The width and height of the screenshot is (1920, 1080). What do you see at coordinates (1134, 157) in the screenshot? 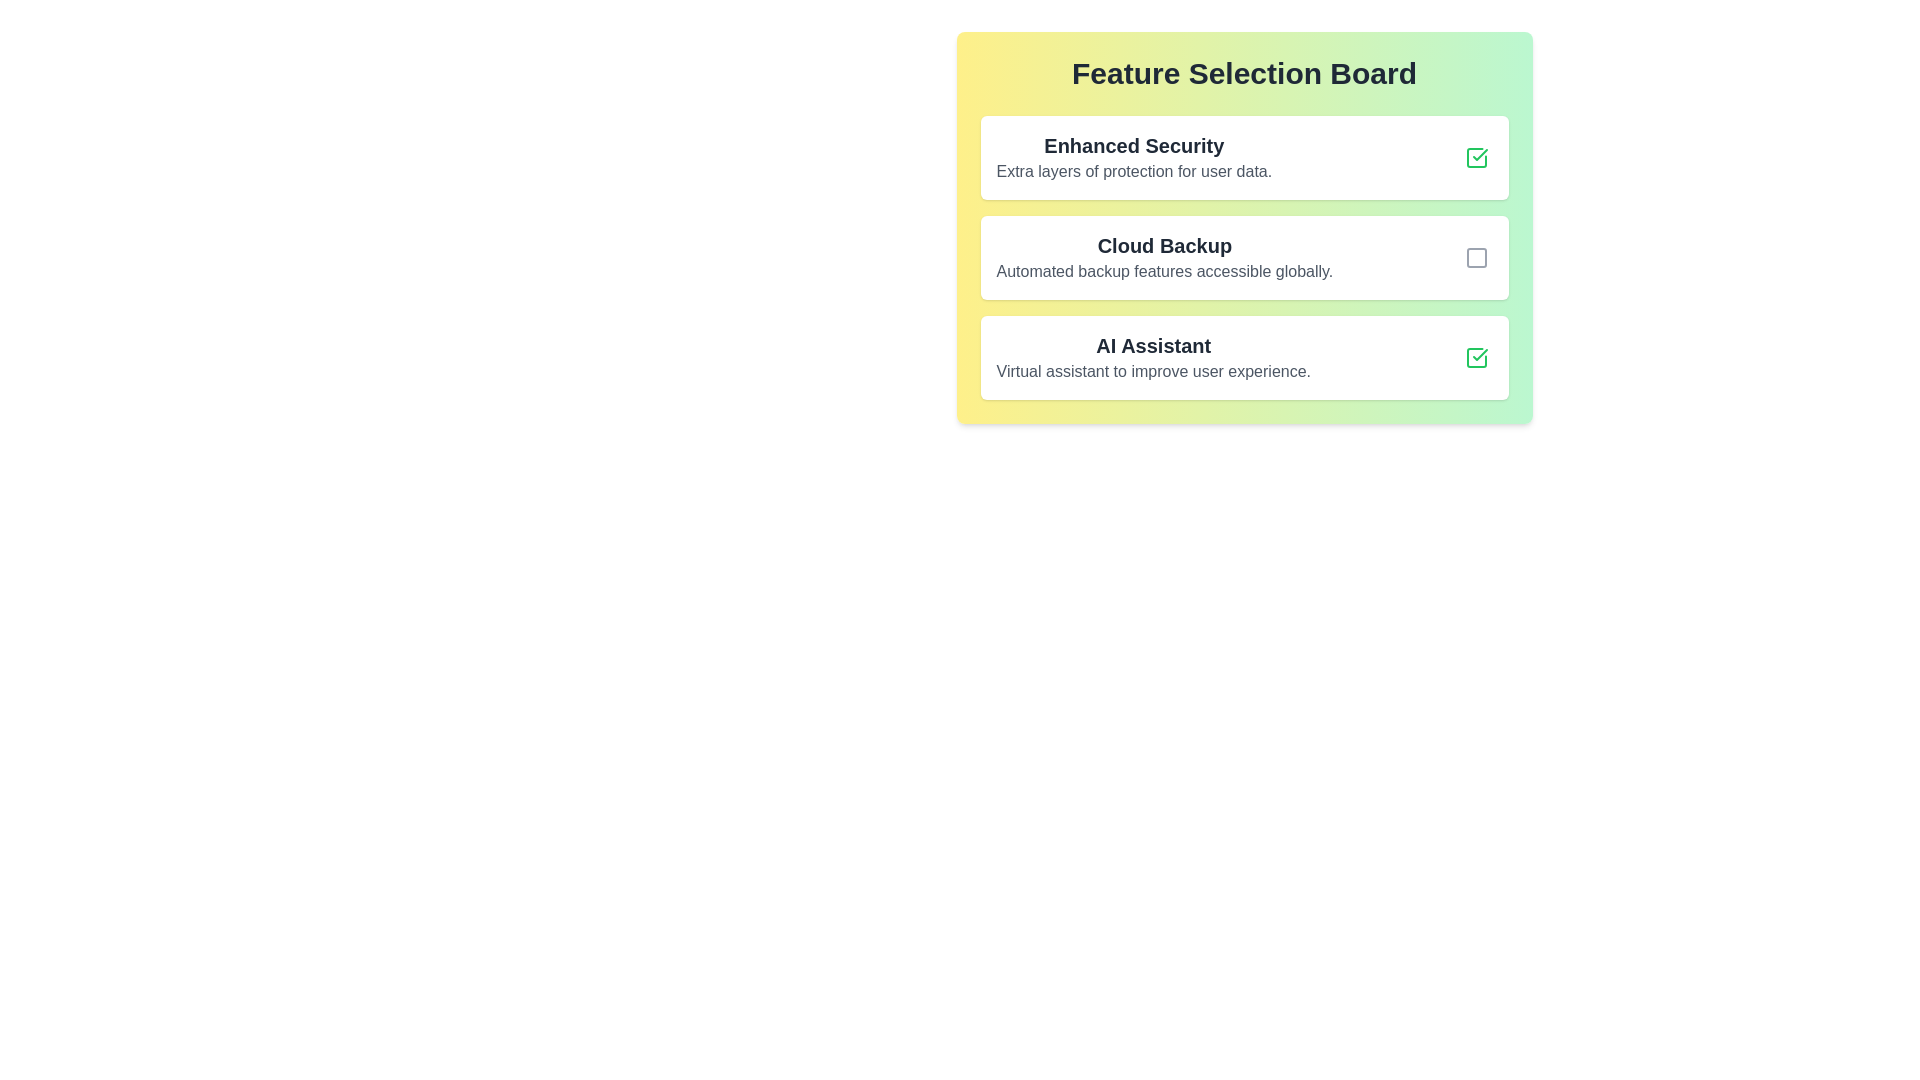
I see `the 'Enhanced Security' descriptive text block, which is the first item in the 'Feature Selection Board' section` at bounding box center [1134, 157].